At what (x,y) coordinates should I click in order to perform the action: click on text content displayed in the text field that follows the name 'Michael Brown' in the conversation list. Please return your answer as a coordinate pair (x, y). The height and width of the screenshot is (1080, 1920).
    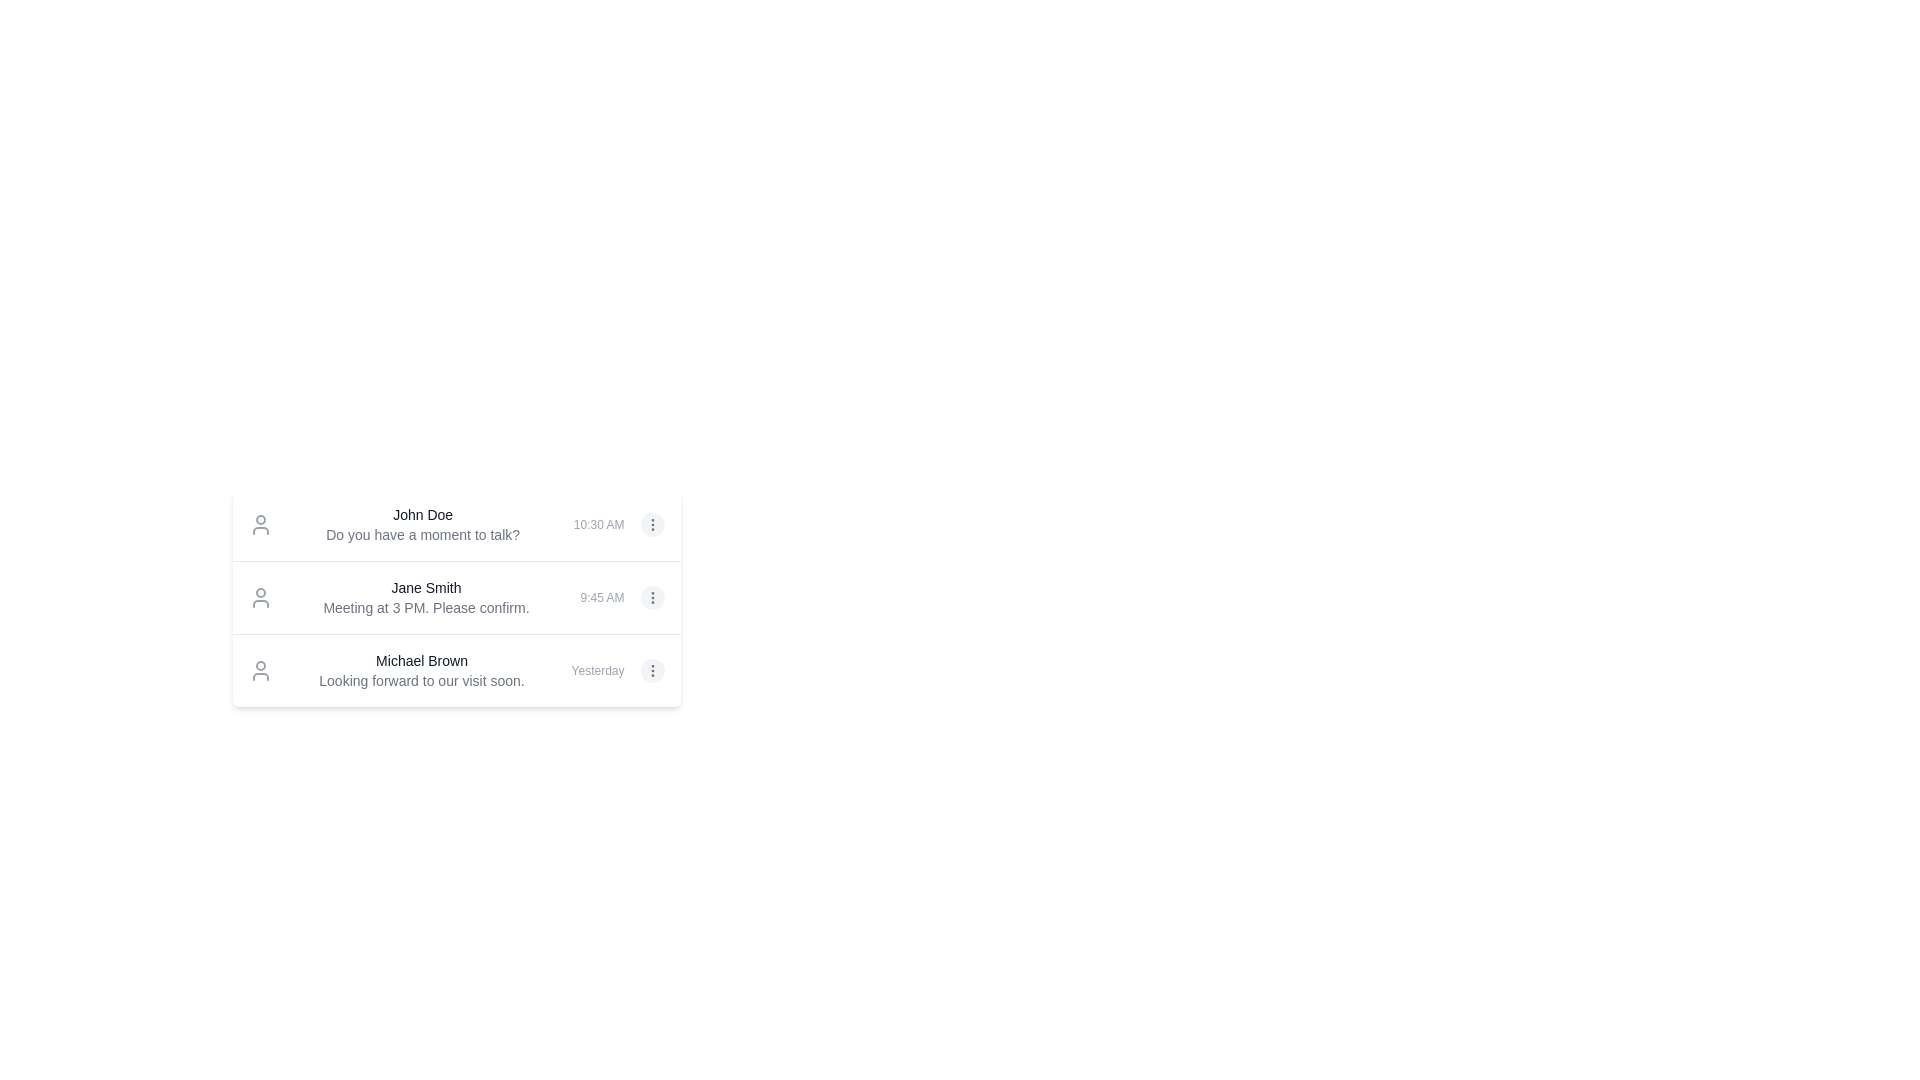
    Looking at the image, I should click on (421, 680).